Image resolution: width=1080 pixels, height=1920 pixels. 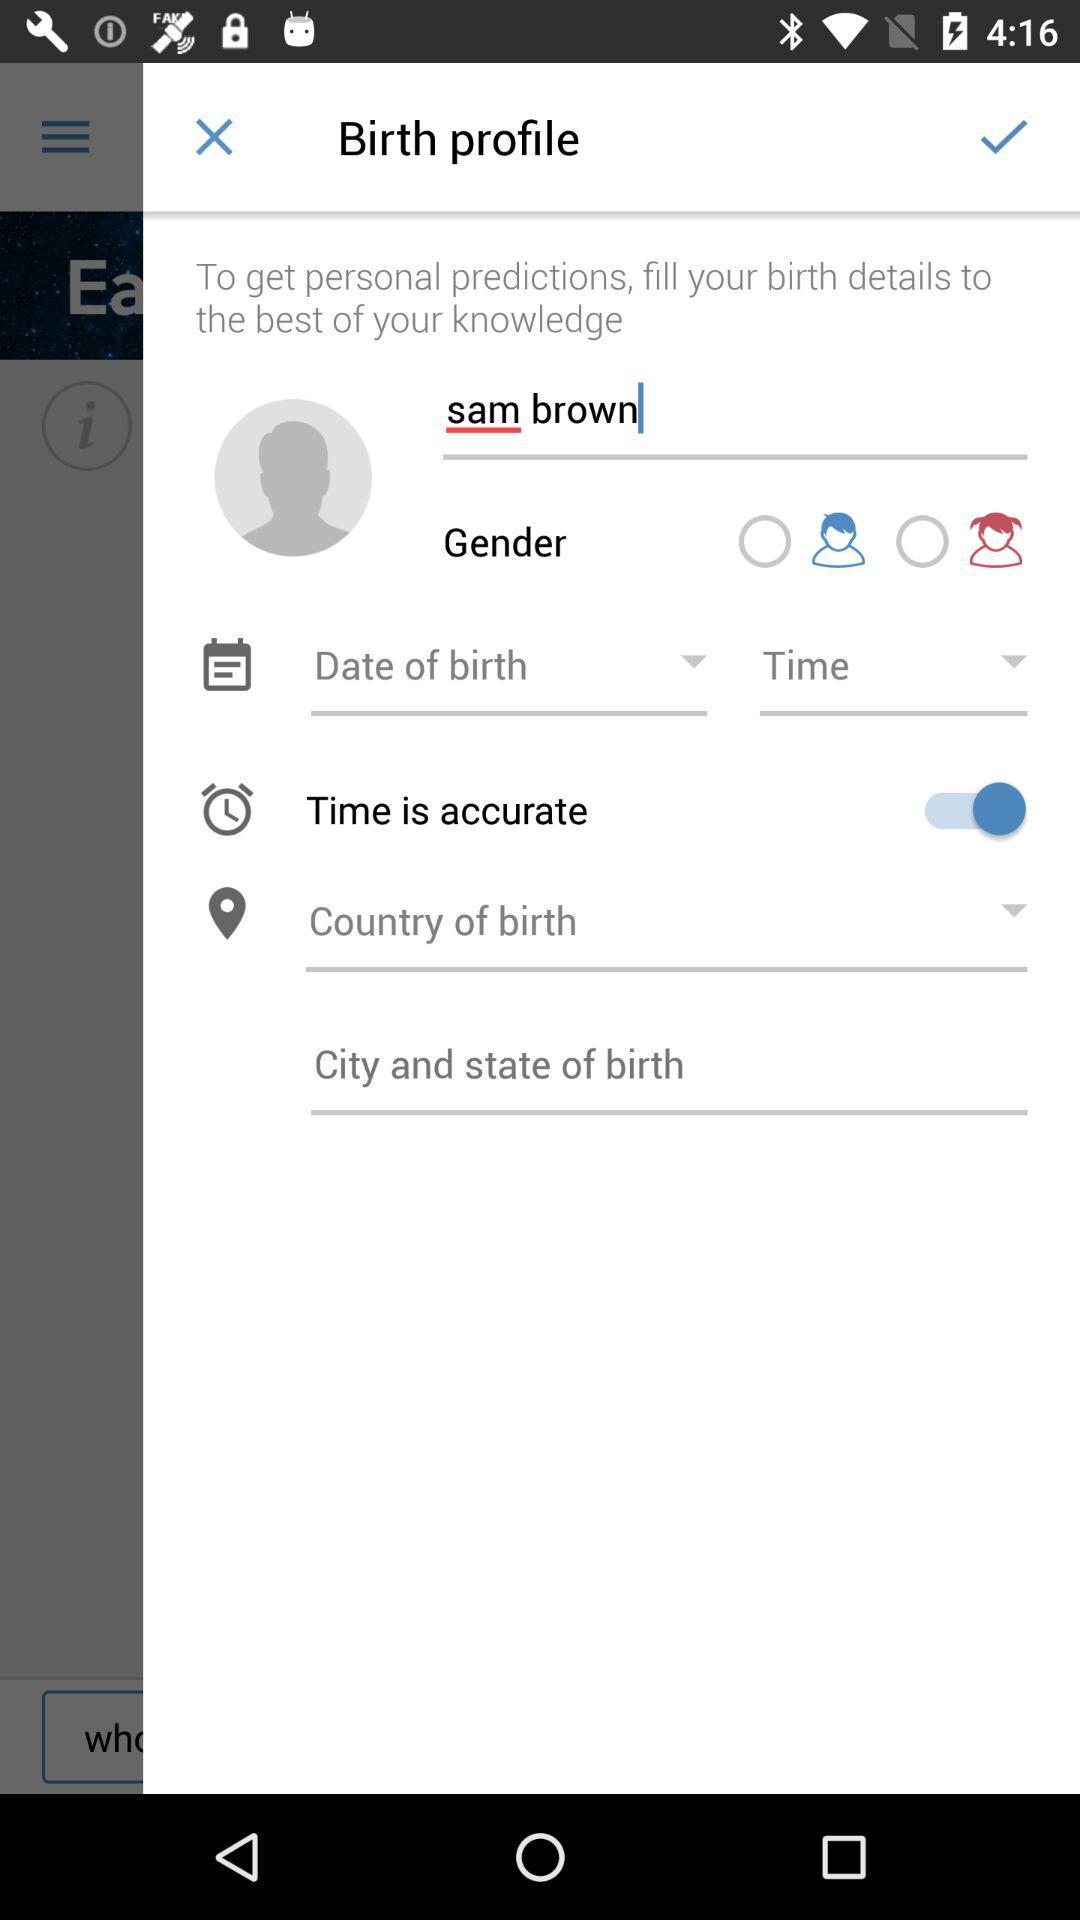 What do you see at coordinates (226, 912) in the screenshot?
I see `switch location option` at bounding box center [226, 912].